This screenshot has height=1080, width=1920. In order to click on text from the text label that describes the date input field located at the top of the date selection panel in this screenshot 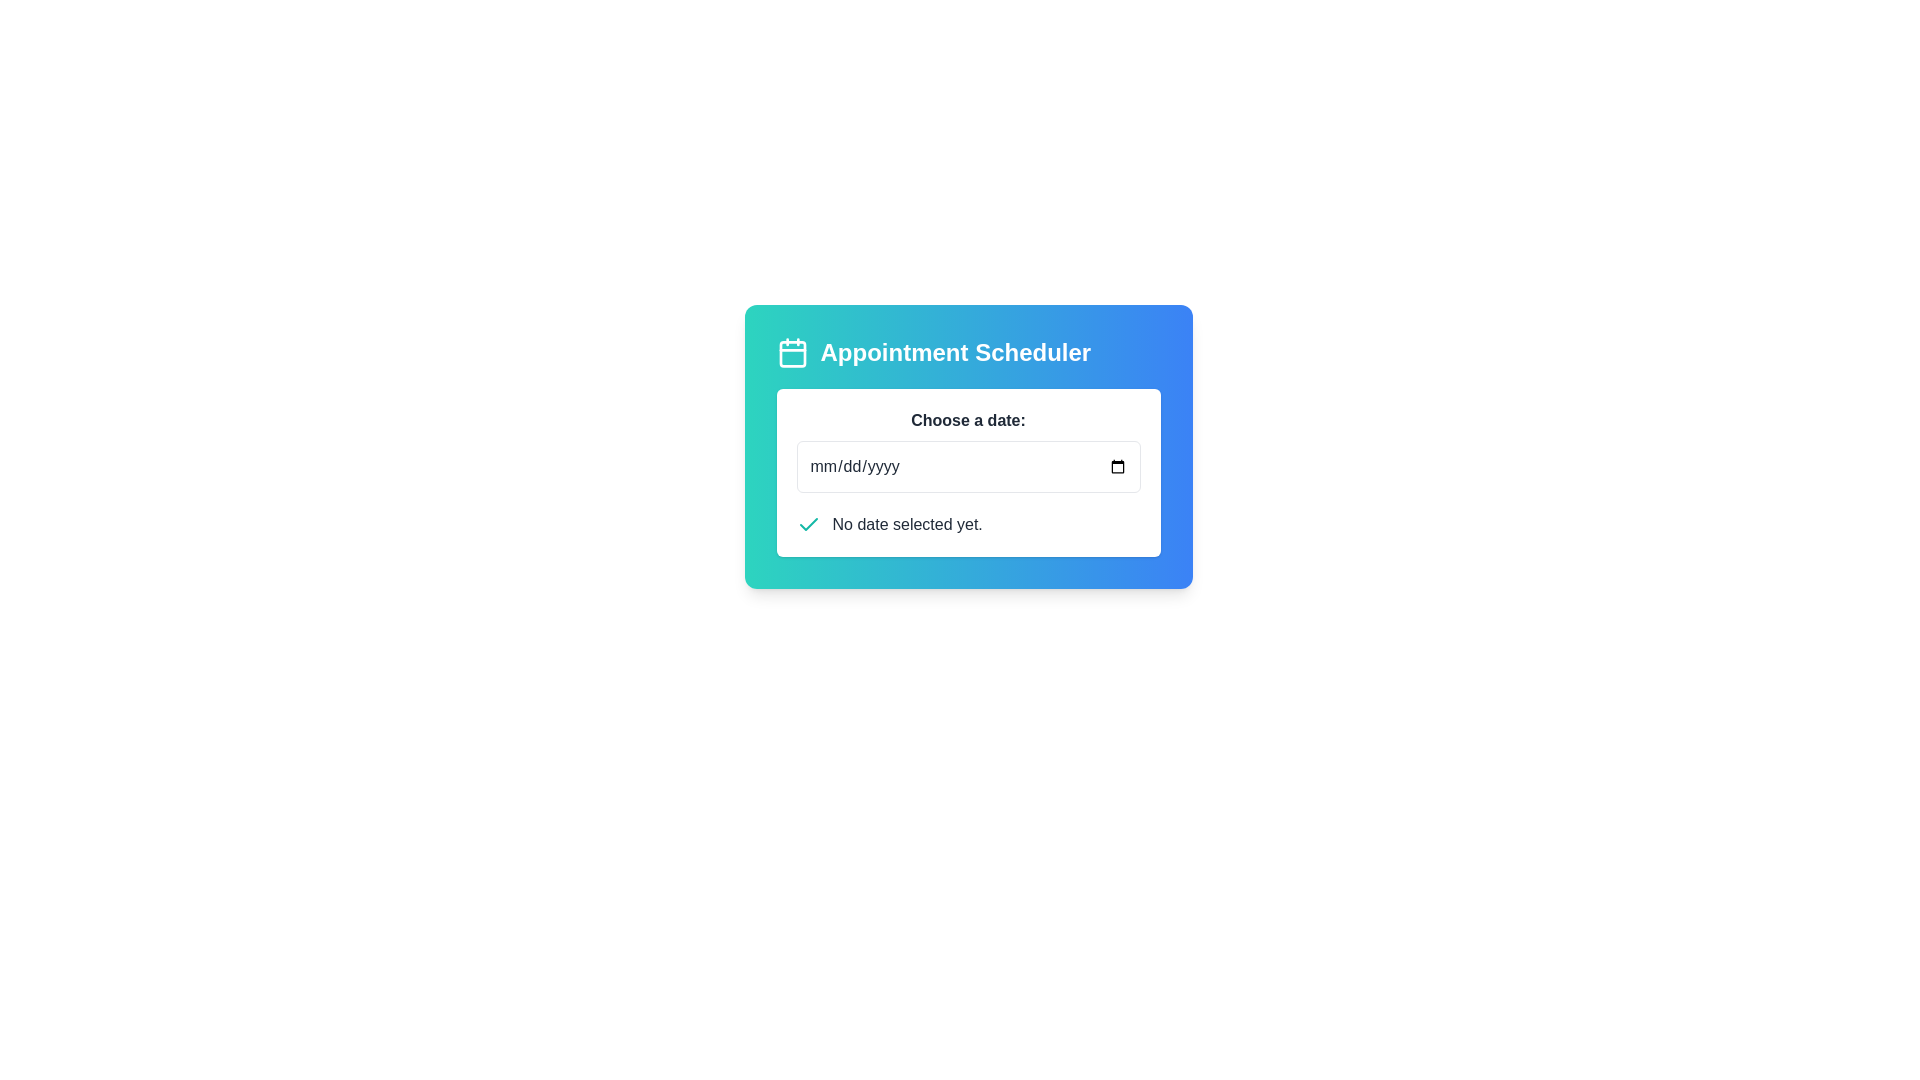, I will do `click(968, 419)`.